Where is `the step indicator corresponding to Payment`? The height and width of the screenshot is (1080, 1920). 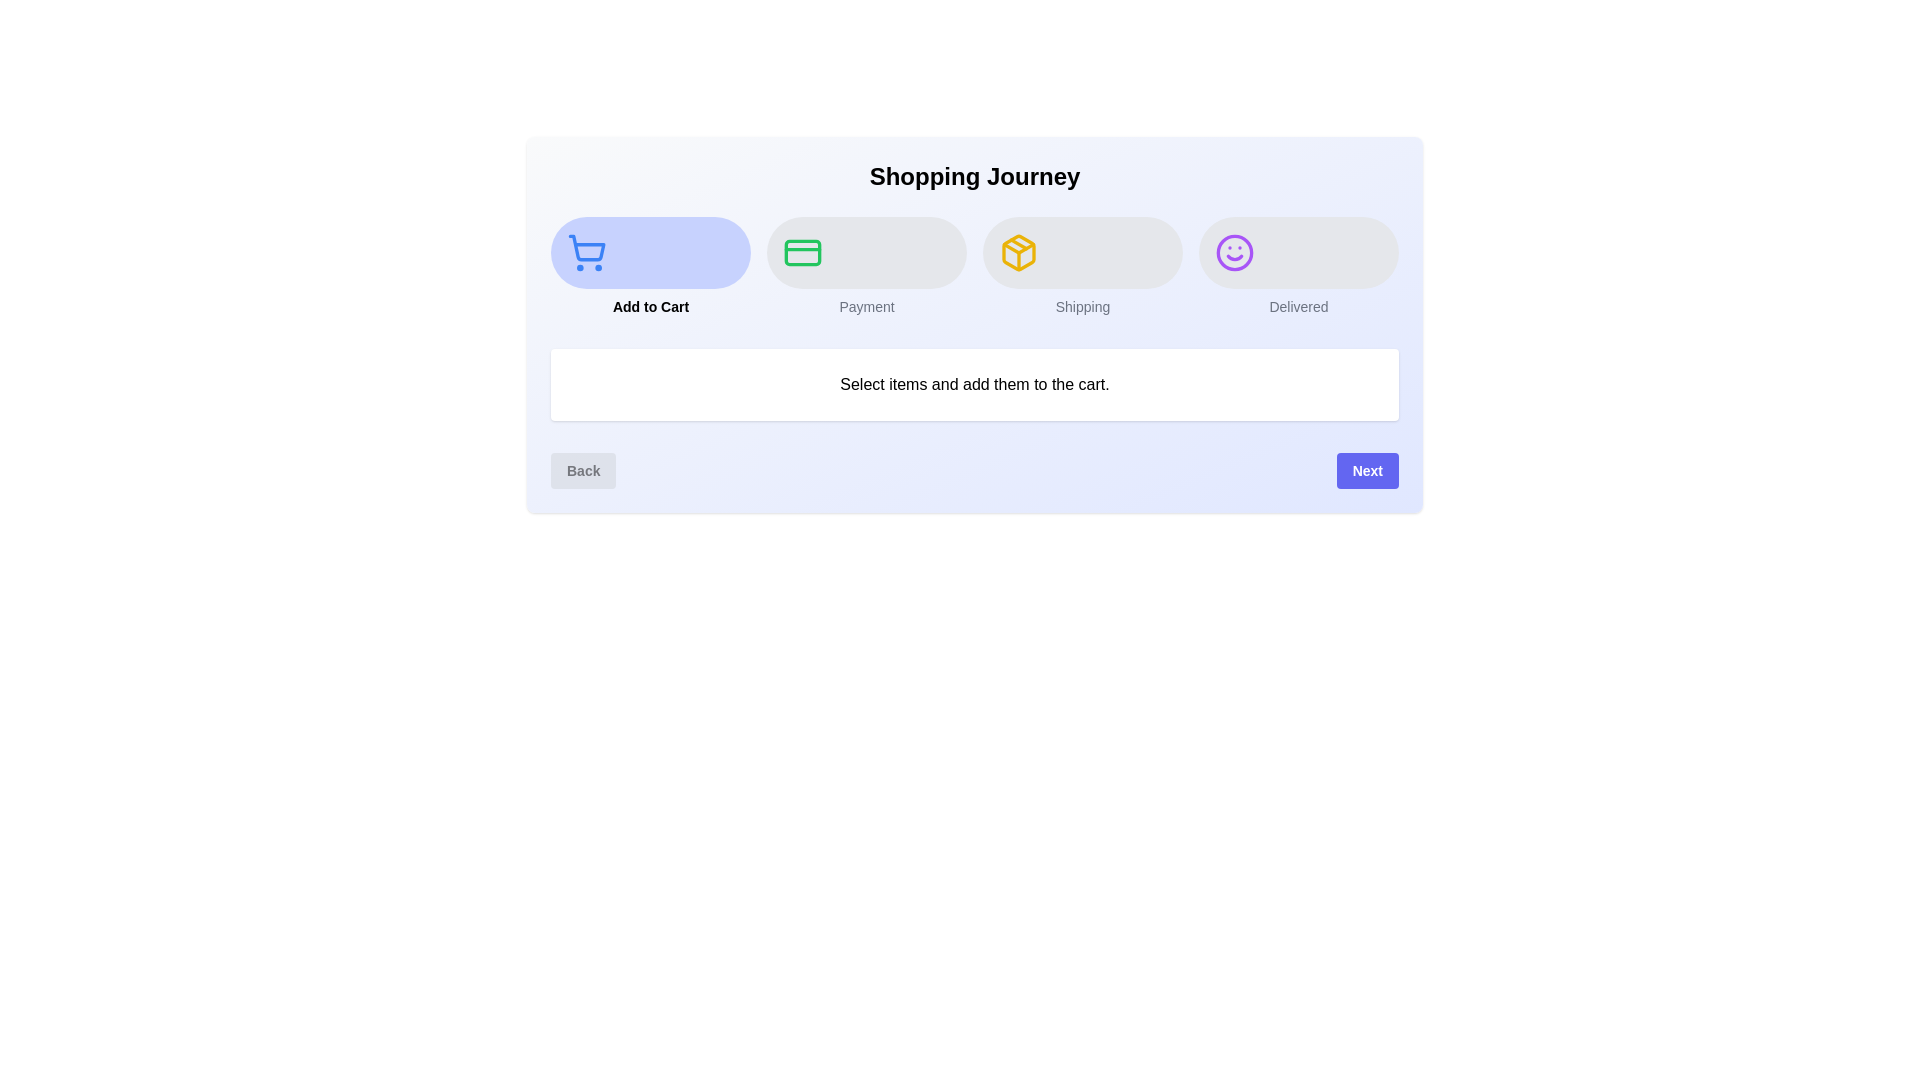 the step indicator corresponding to Payment is located at coordinates (867, 265).